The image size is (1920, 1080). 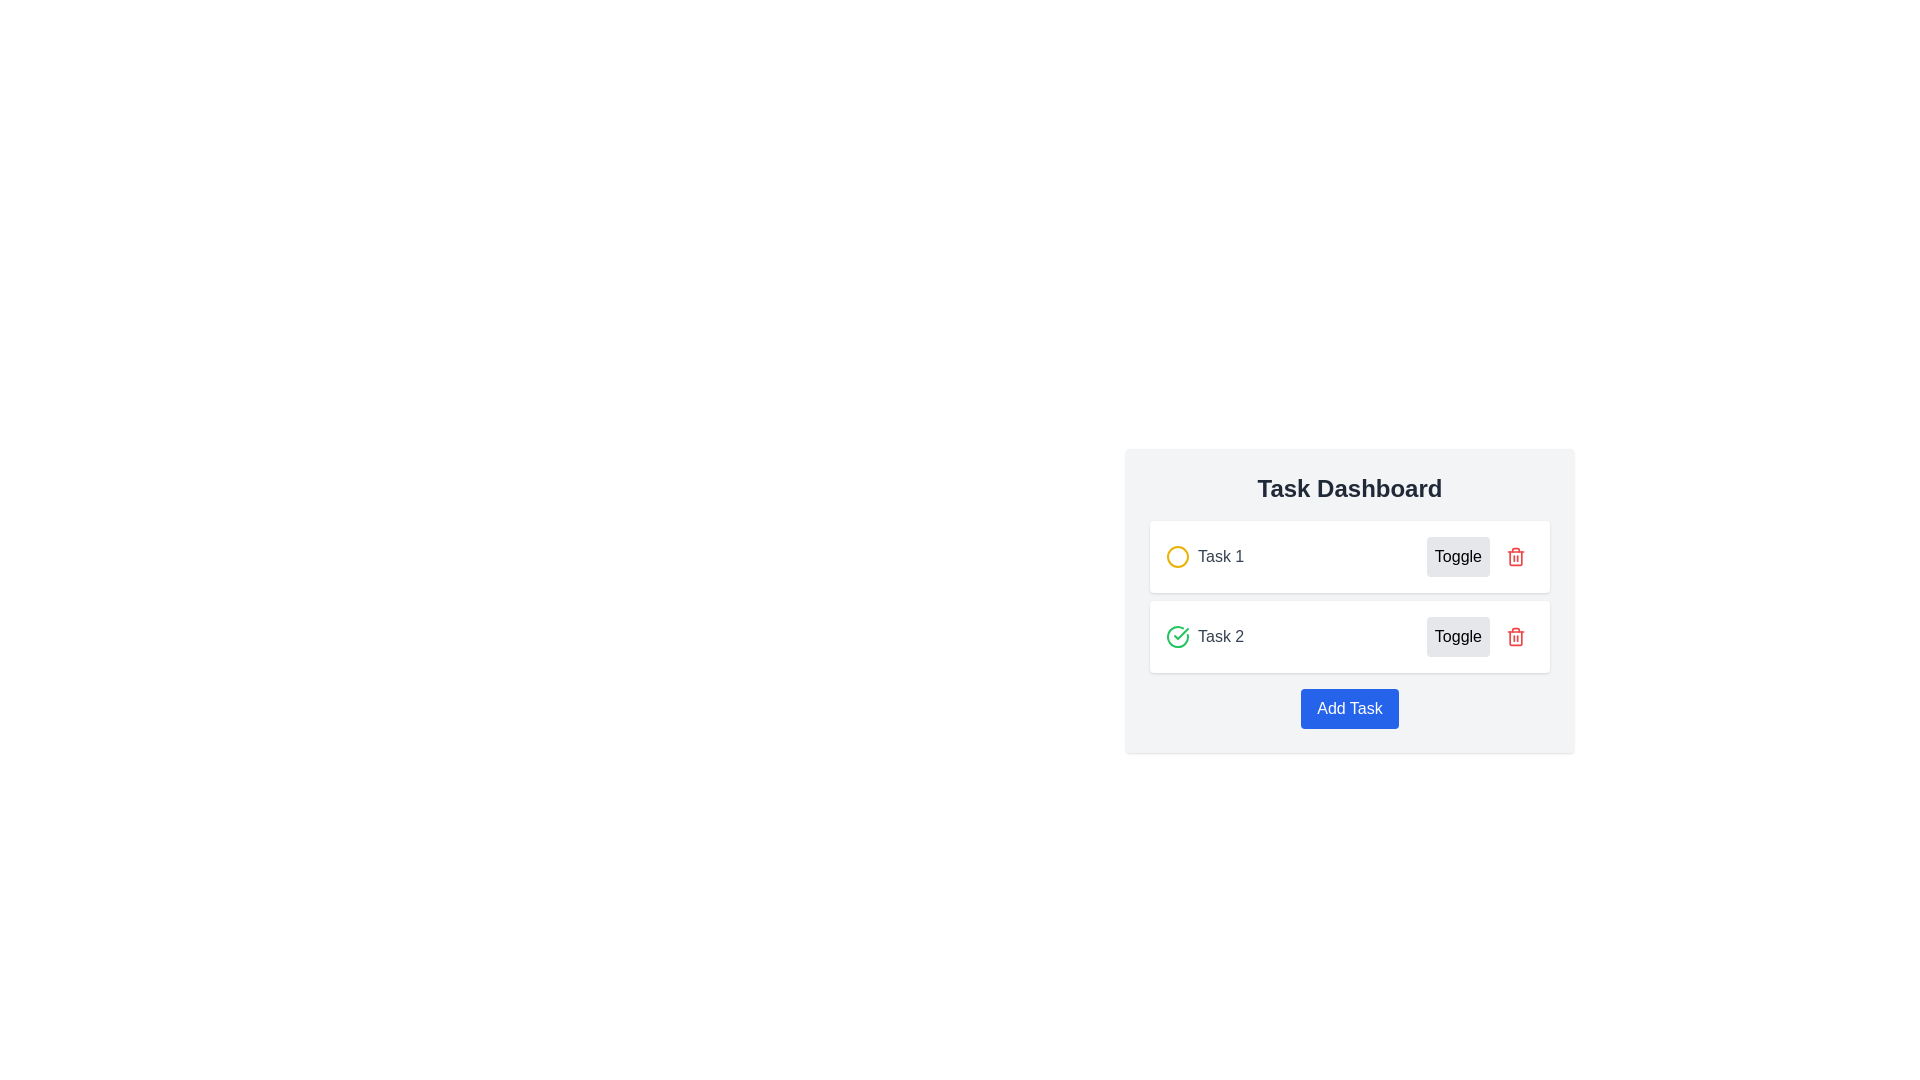 What do you see at coordinates (1516, 558) in the screenshot?
I see `the delete icon located in the center of the trash can icon to initiate a delete action` at bounding box center [1516, 558].